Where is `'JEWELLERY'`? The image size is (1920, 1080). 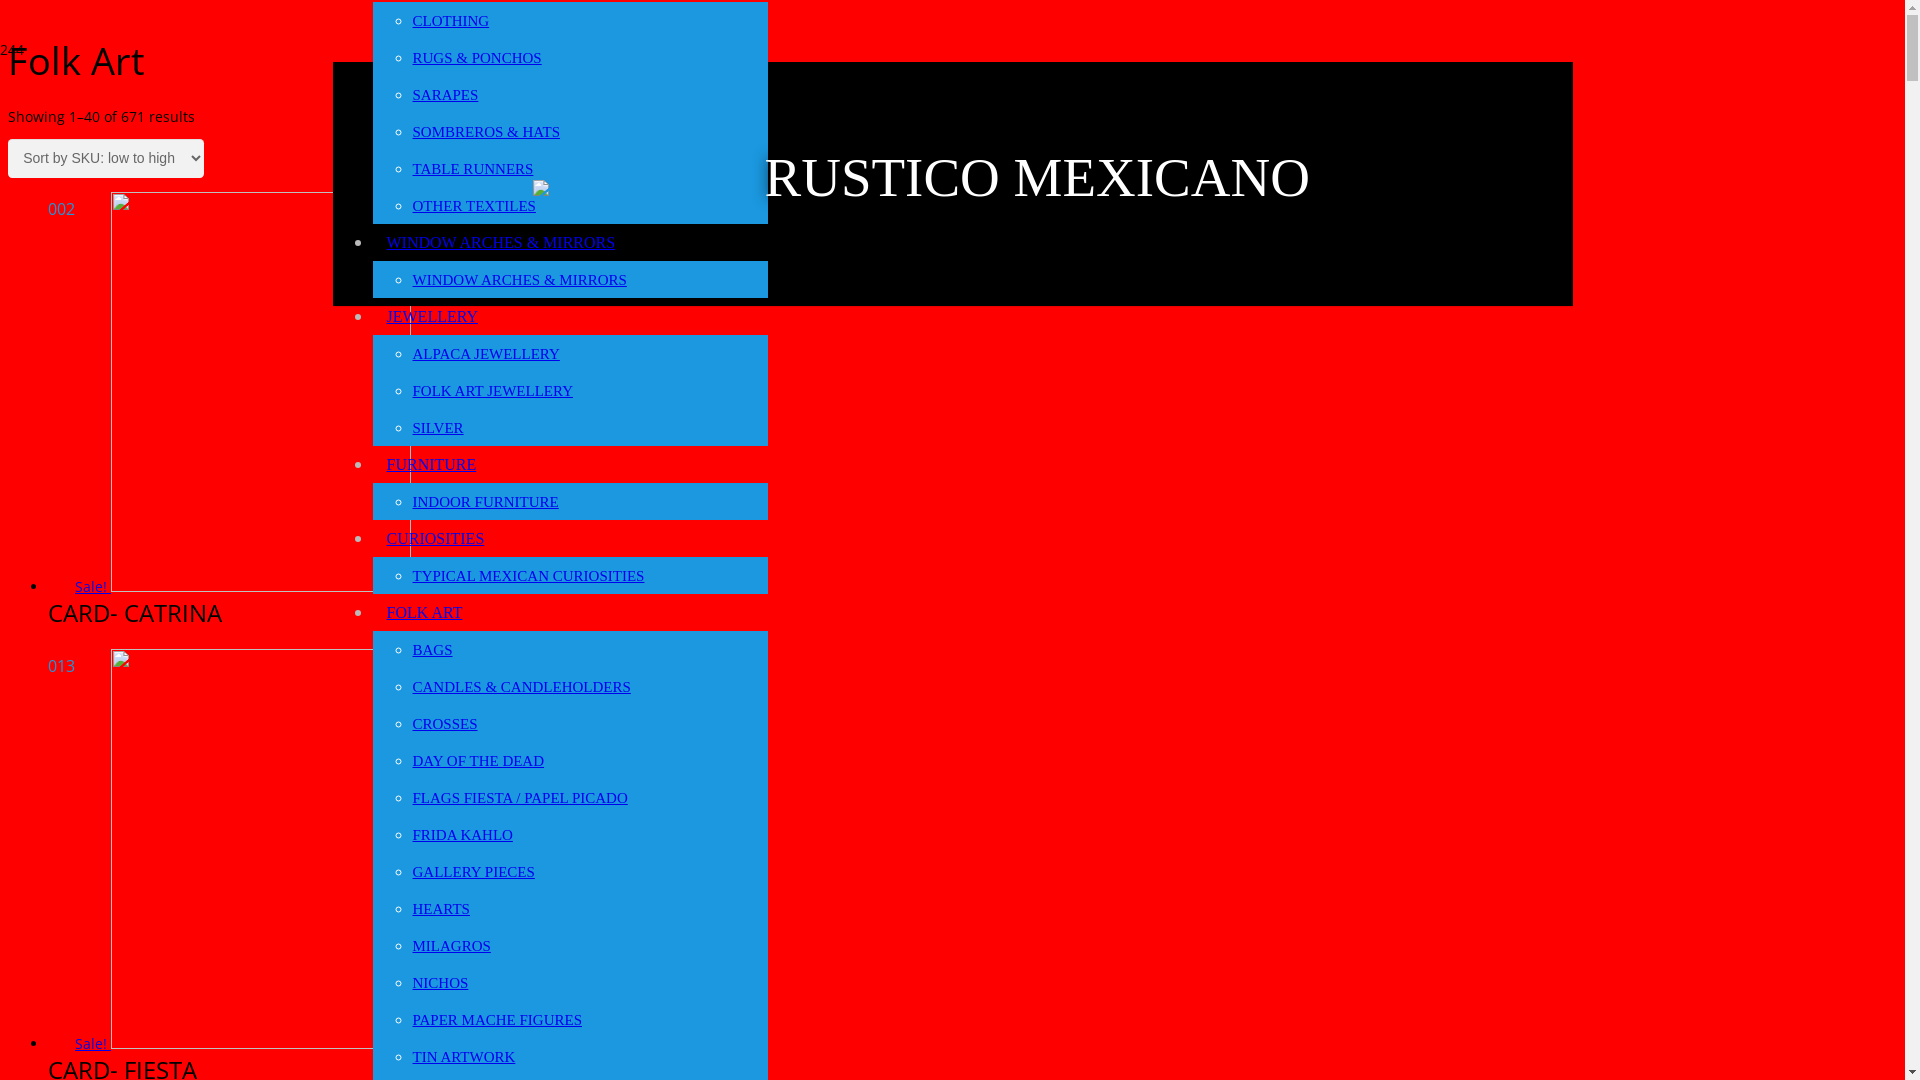 'JEWELLERY' is located at coordinates (372, 315).